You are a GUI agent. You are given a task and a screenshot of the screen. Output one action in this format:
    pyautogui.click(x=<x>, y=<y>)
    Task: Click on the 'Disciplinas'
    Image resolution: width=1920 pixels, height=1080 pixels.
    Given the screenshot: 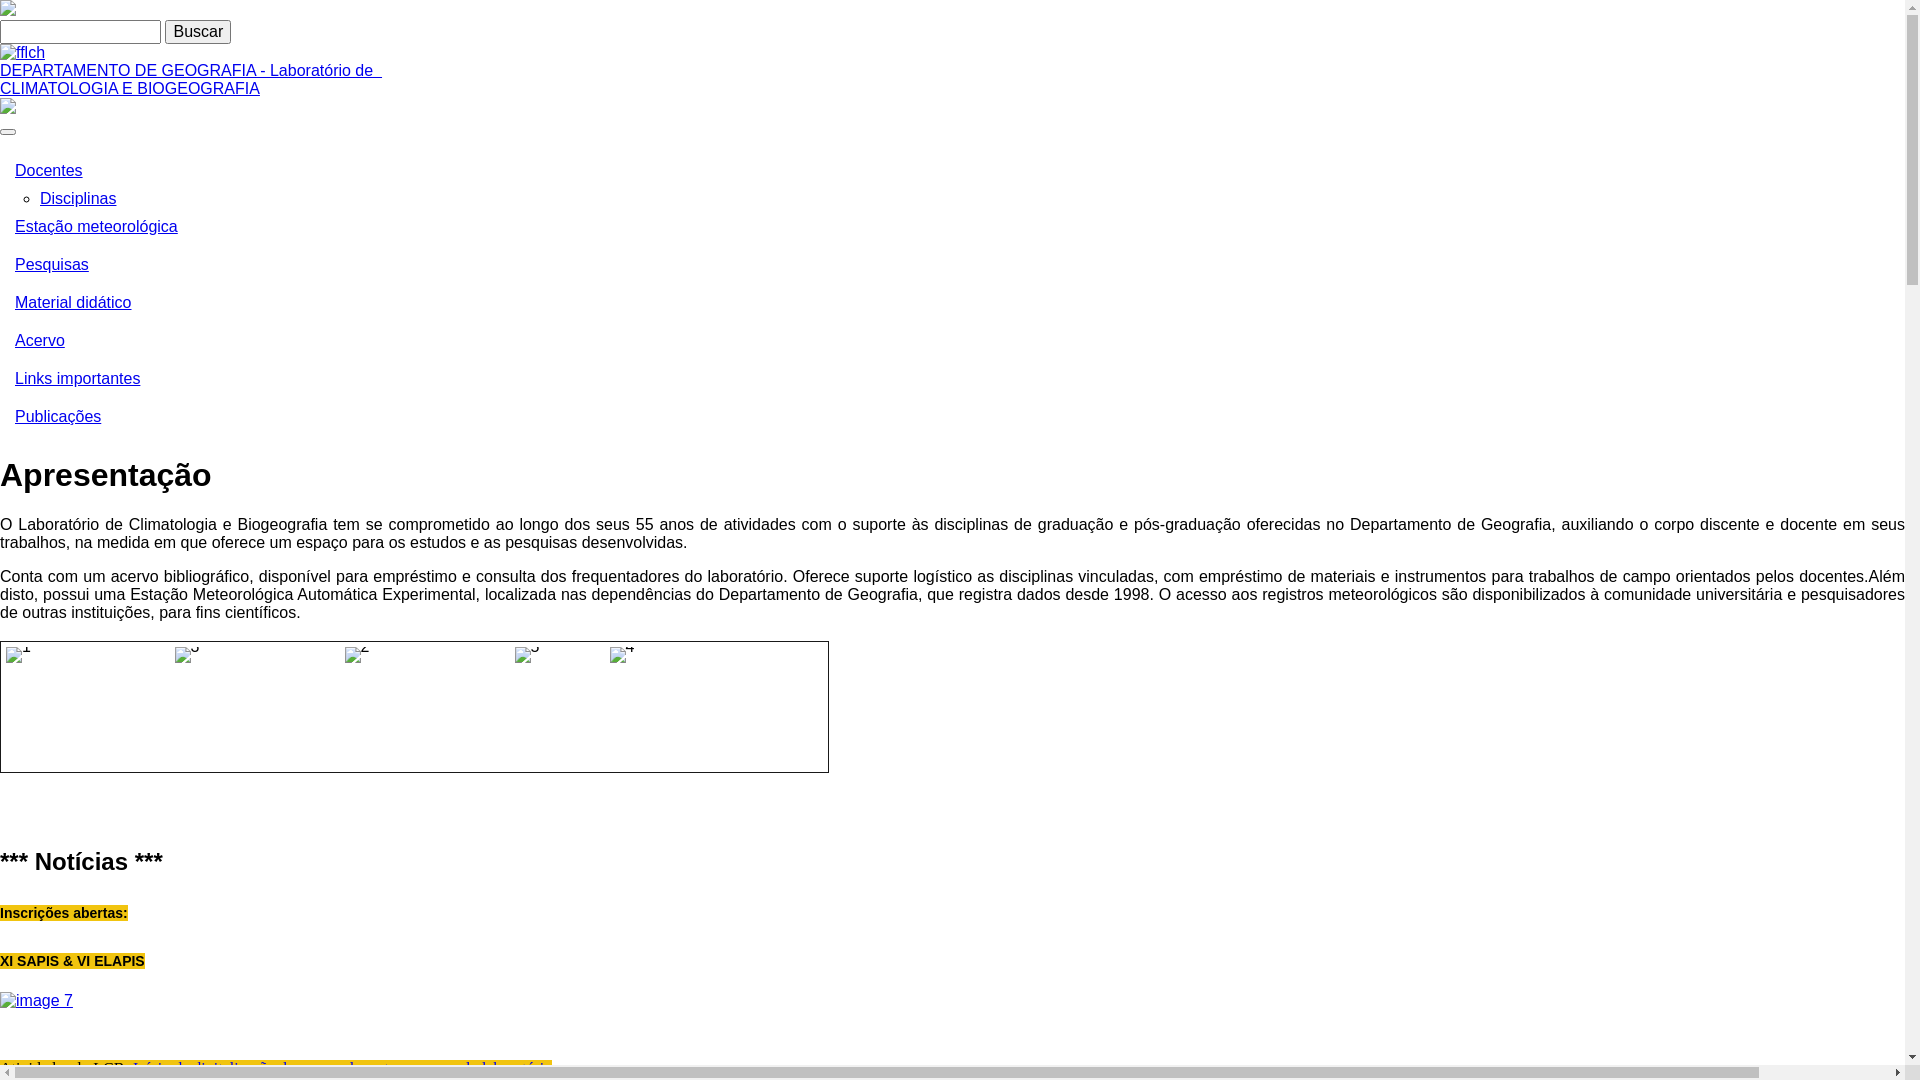 What is the action you would take?
    pyautogui.click(x=77, y=198)
    